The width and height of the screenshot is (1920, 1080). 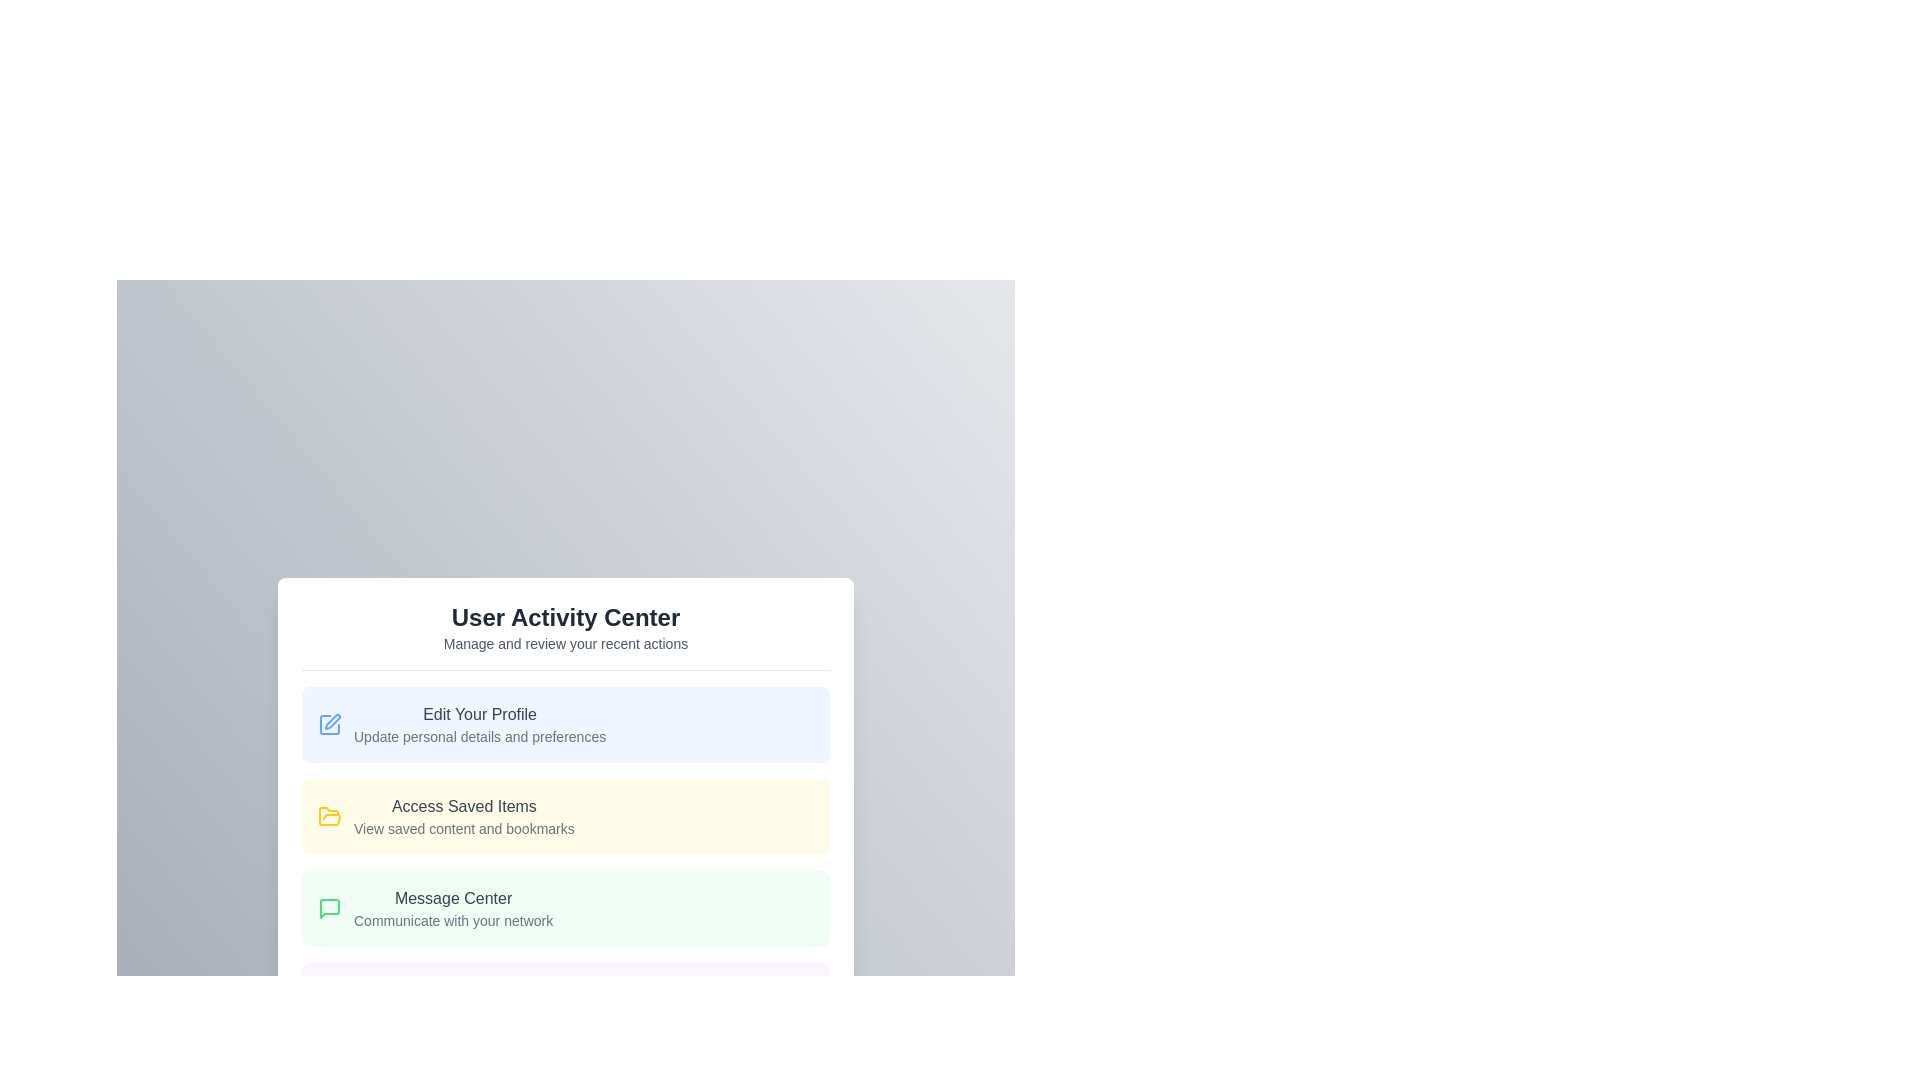 I want to click on the Informational Button labeled 'Edit Your Profile' with a light blue background and a blue pencil icon, positioned above 'Access Saved Items' in the User Activity Center, so click(x=565, y=724).